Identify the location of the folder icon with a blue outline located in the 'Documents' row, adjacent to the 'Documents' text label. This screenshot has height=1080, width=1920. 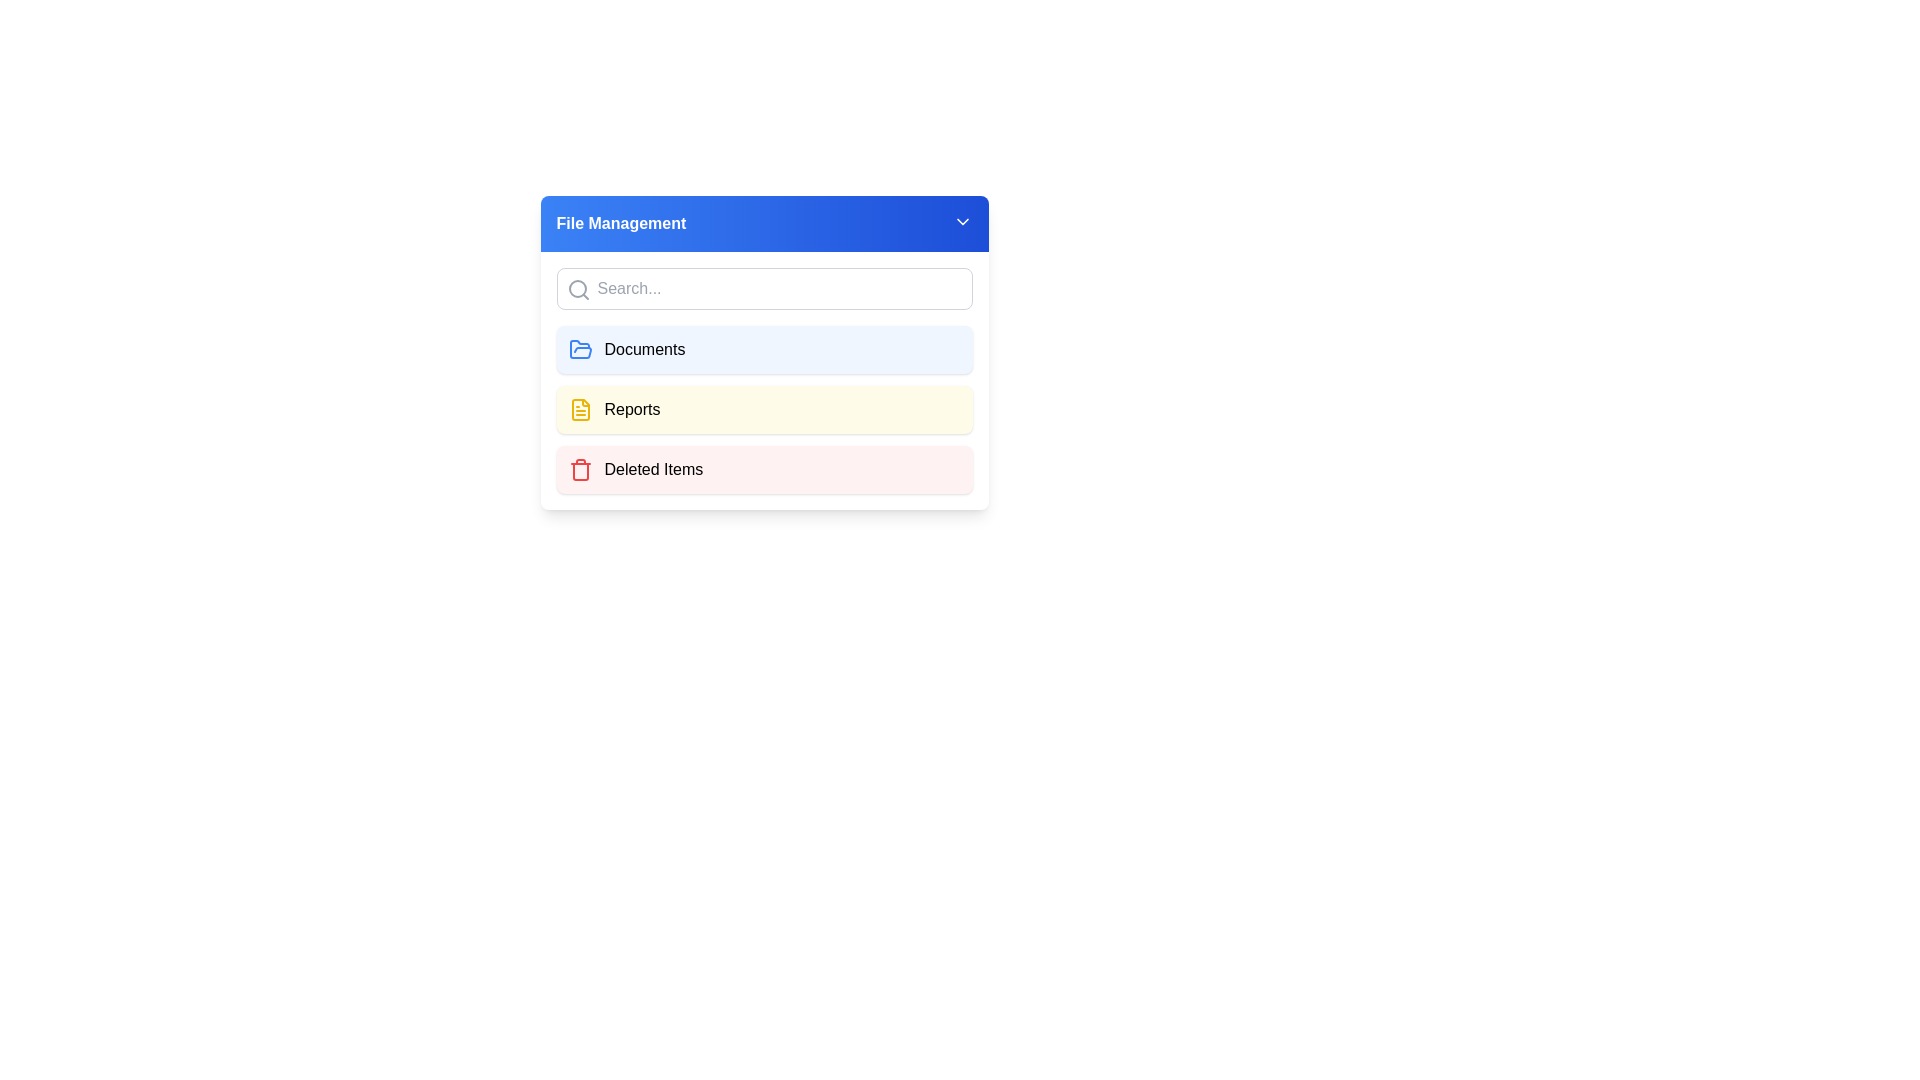
(579, 349).